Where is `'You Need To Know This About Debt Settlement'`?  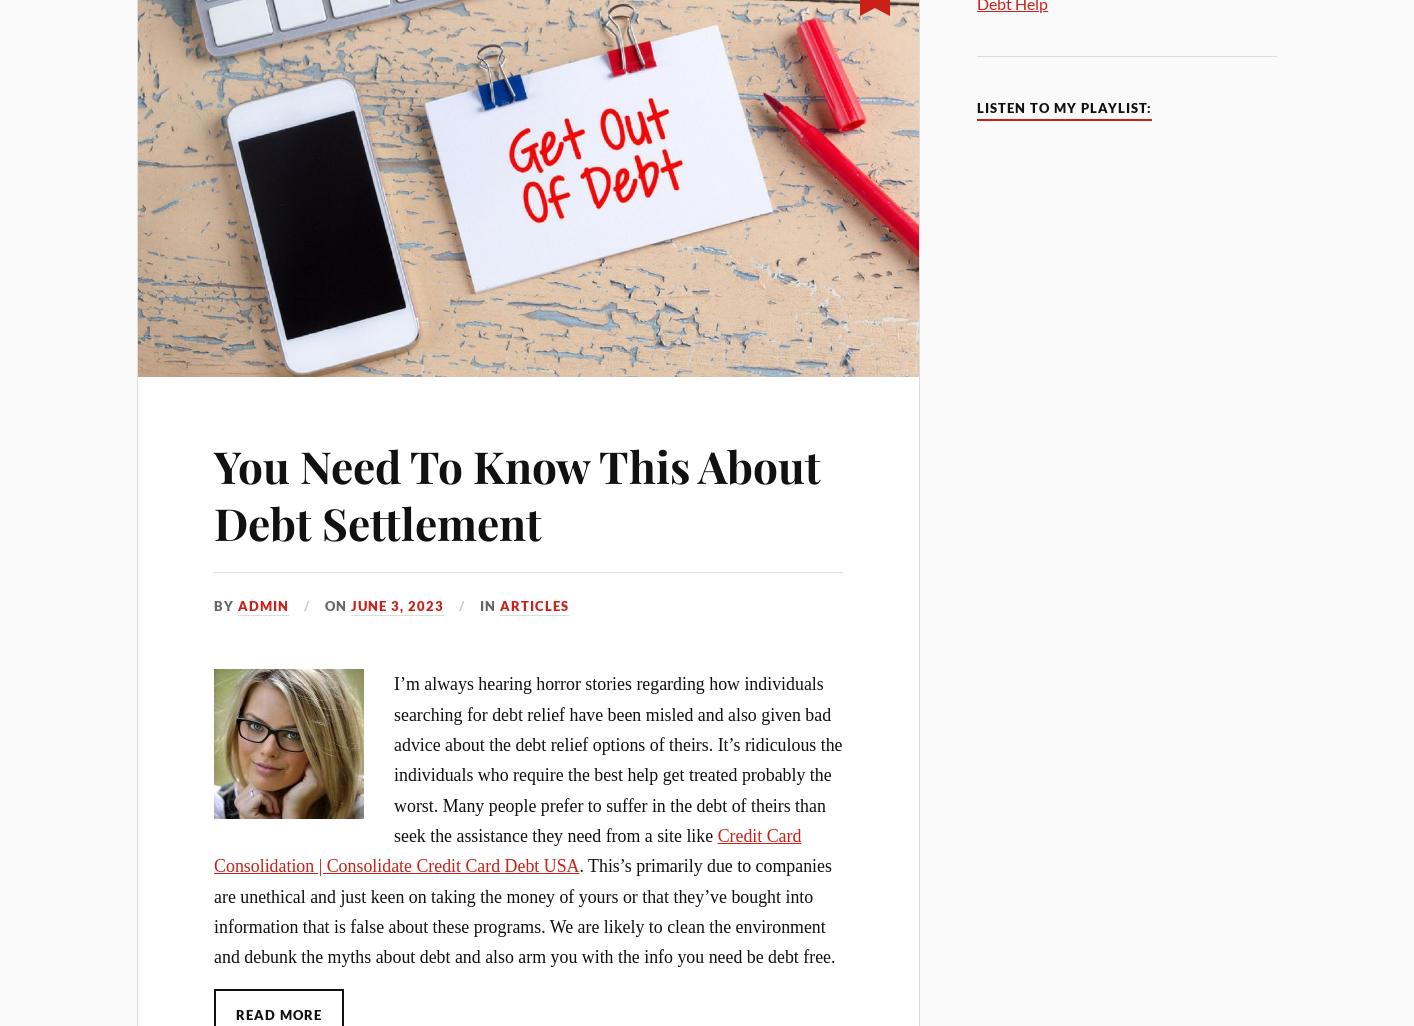 'You Need To Know This About Debt Settlement' is located at coordinates (516, 493).